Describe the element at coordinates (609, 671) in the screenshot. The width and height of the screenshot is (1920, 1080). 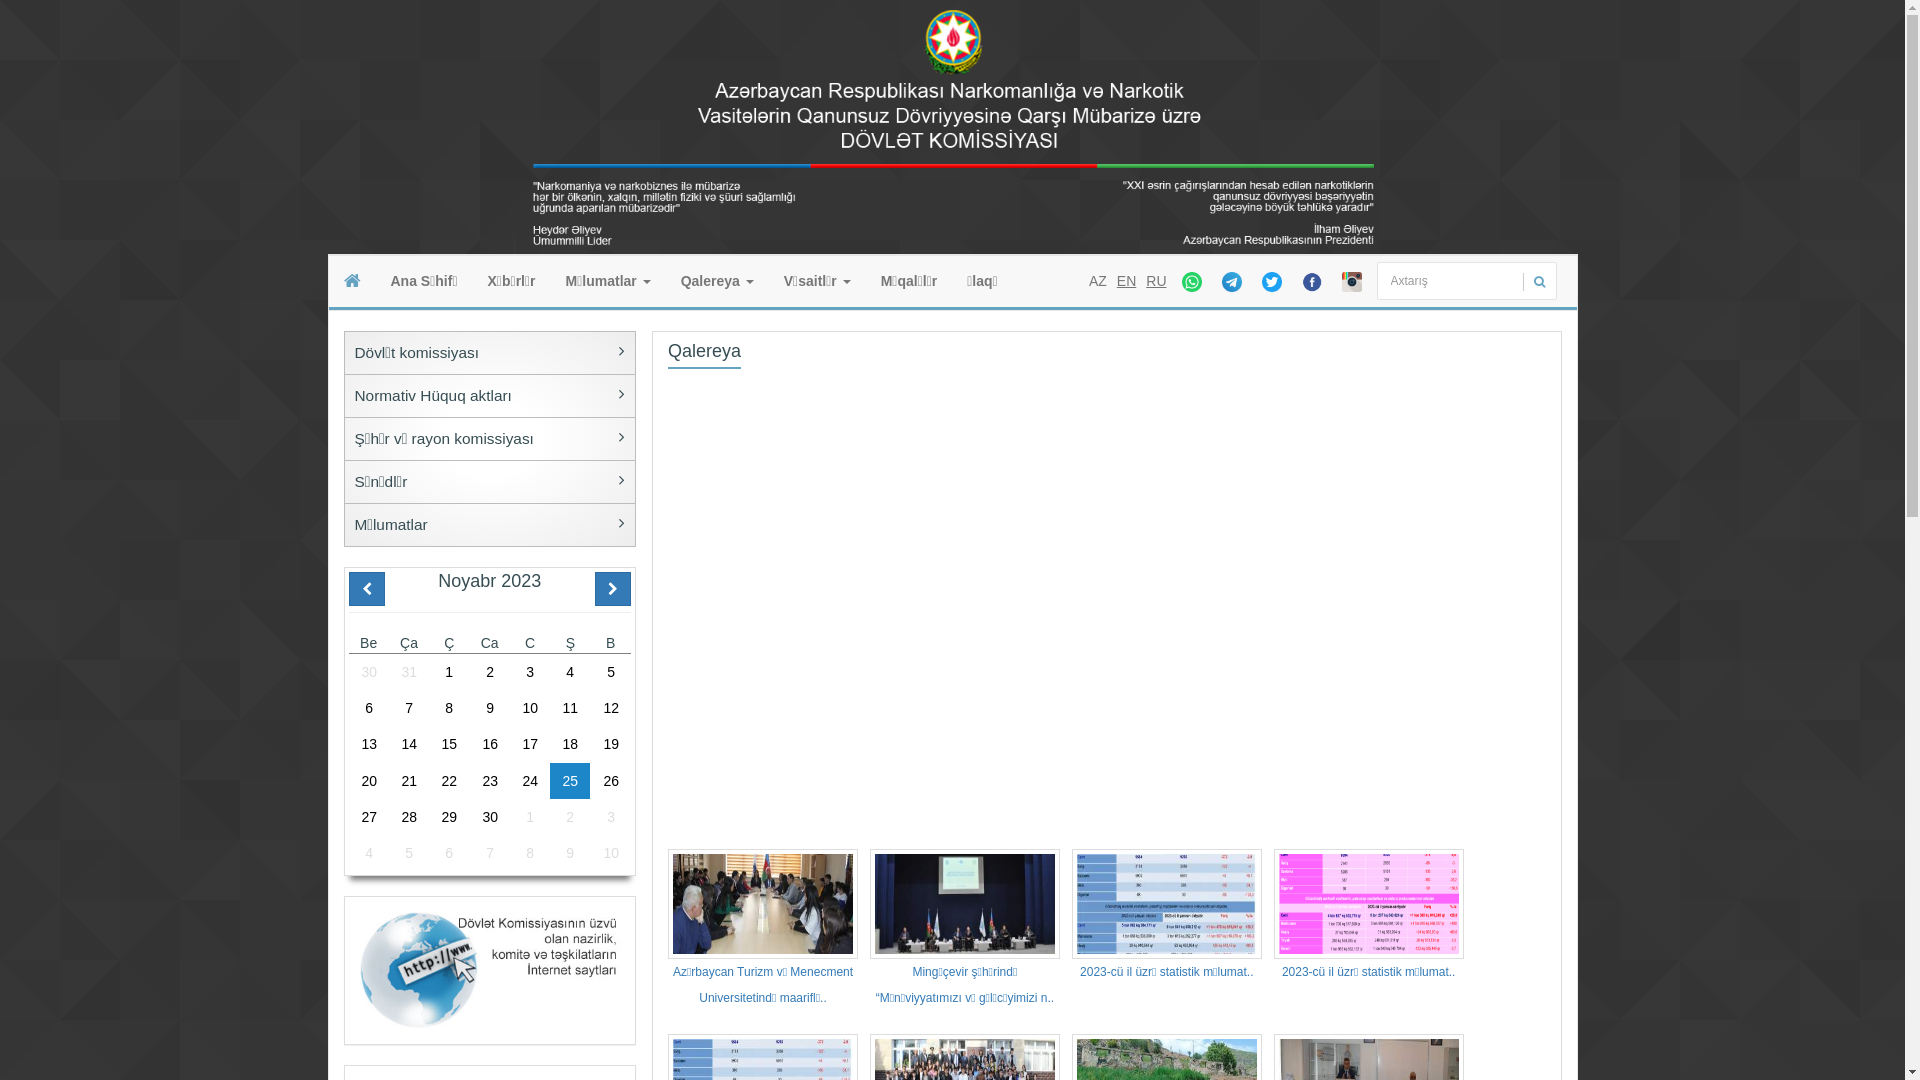
I see `'5'` at that location.